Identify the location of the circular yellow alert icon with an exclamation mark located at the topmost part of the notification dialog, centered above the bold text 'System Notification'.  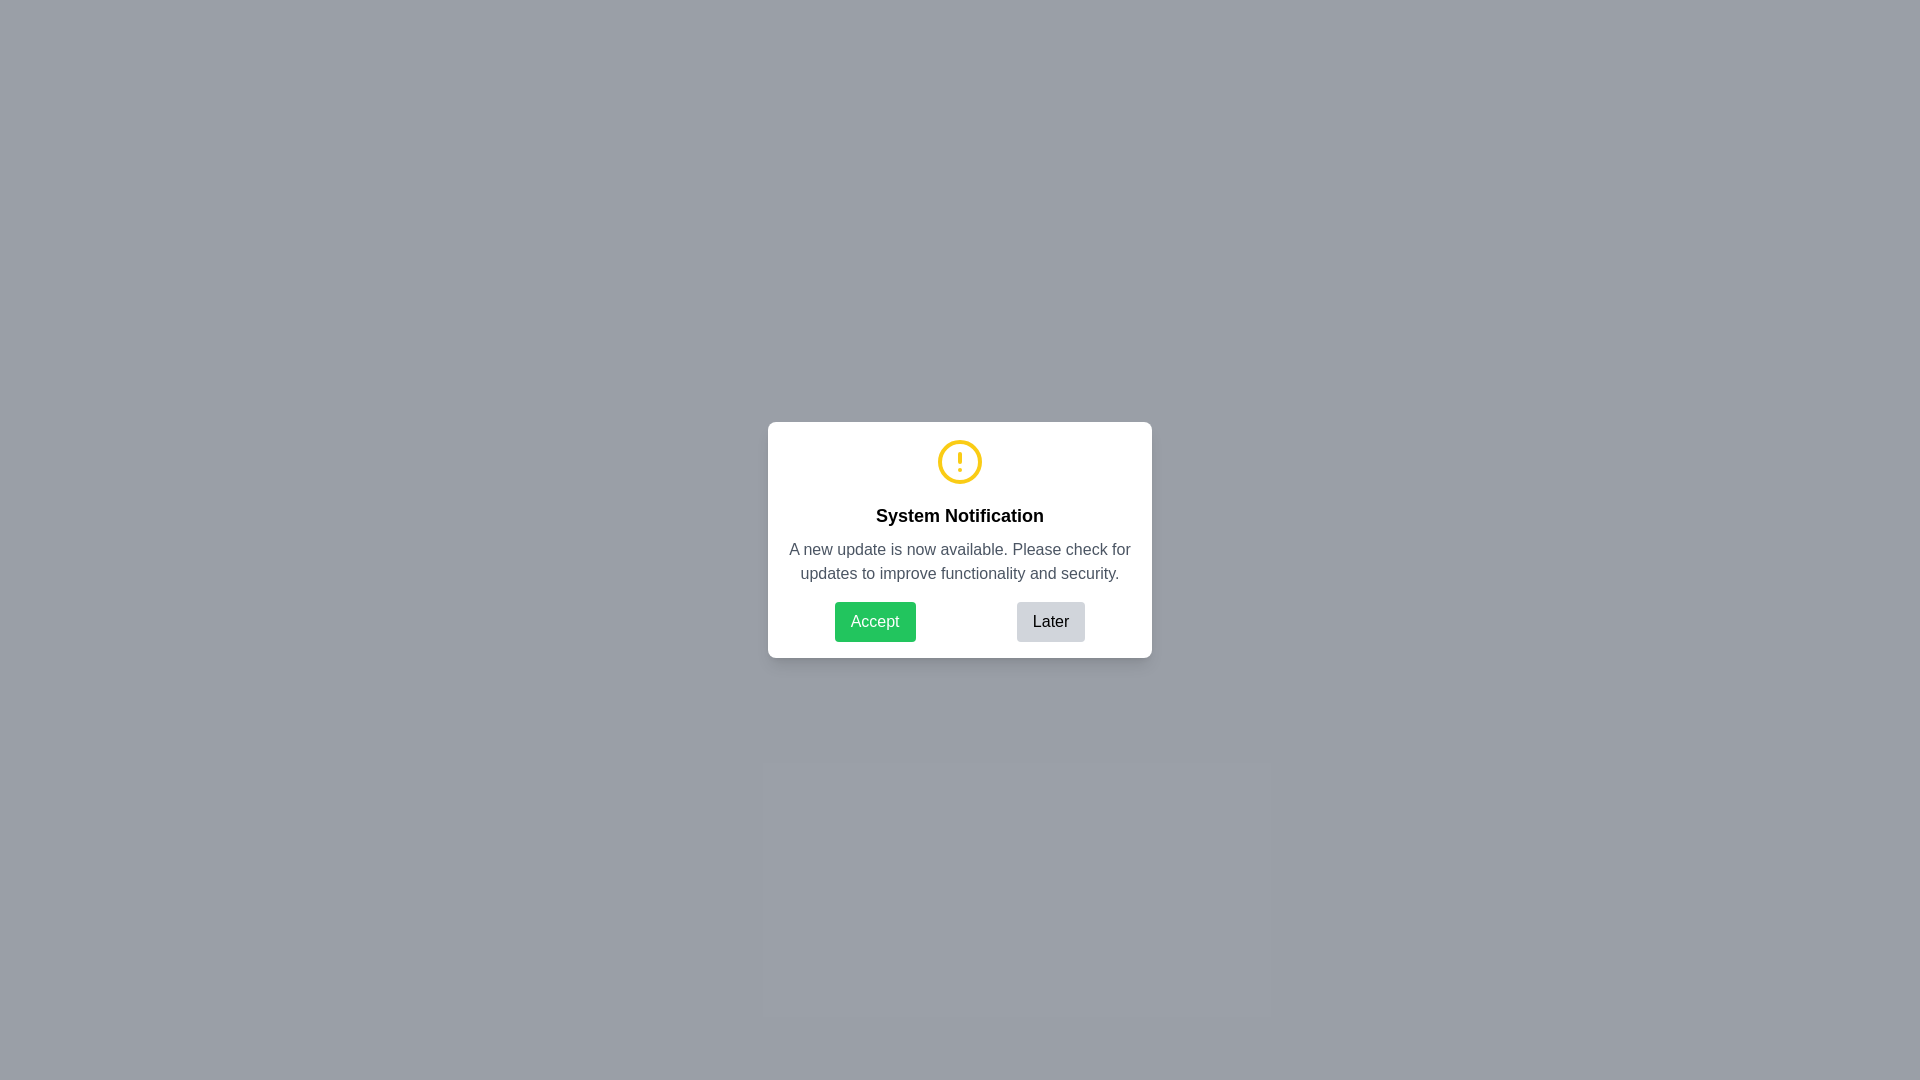
(960, 462).